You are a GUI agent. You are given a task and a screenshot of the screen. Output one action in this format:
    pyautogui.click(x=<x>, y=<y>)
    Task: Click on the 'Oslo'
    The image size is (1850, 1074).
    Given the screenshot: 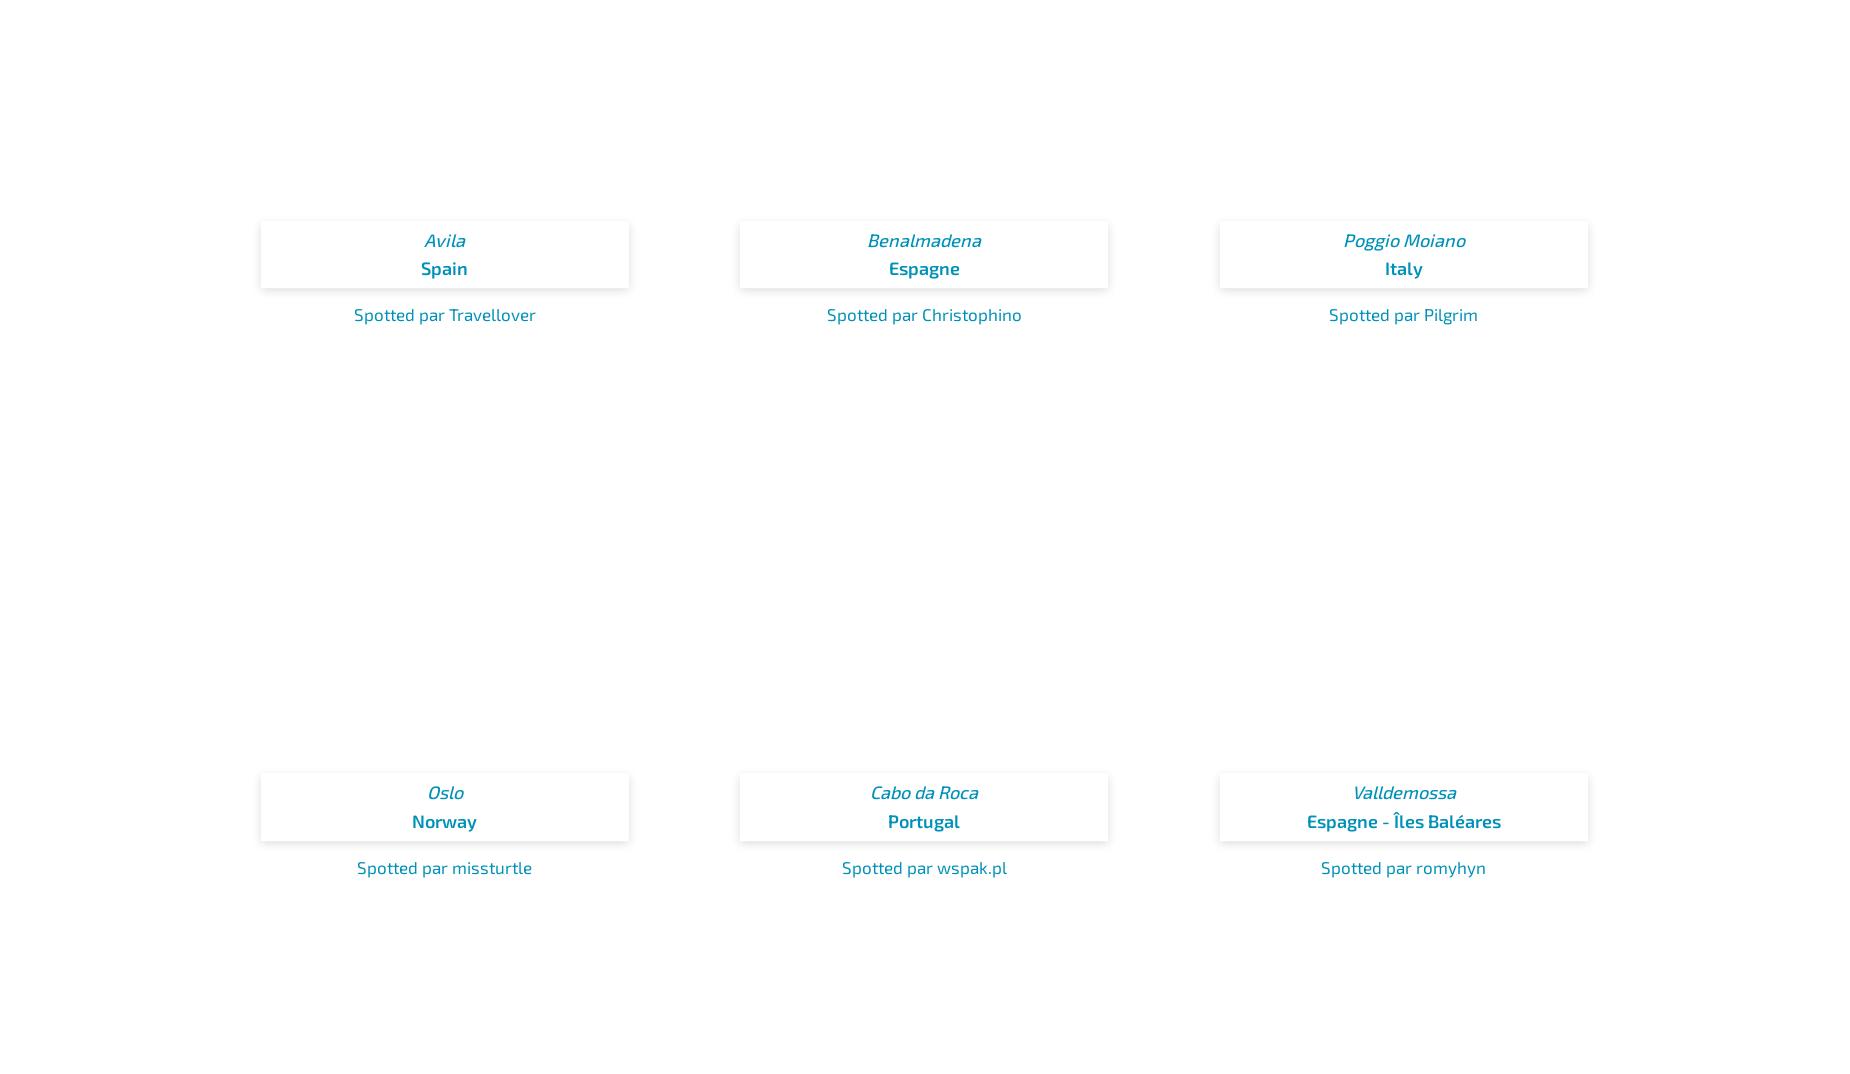 What is the action you would take?
    pyautogui.click(x=443, y=790)
    